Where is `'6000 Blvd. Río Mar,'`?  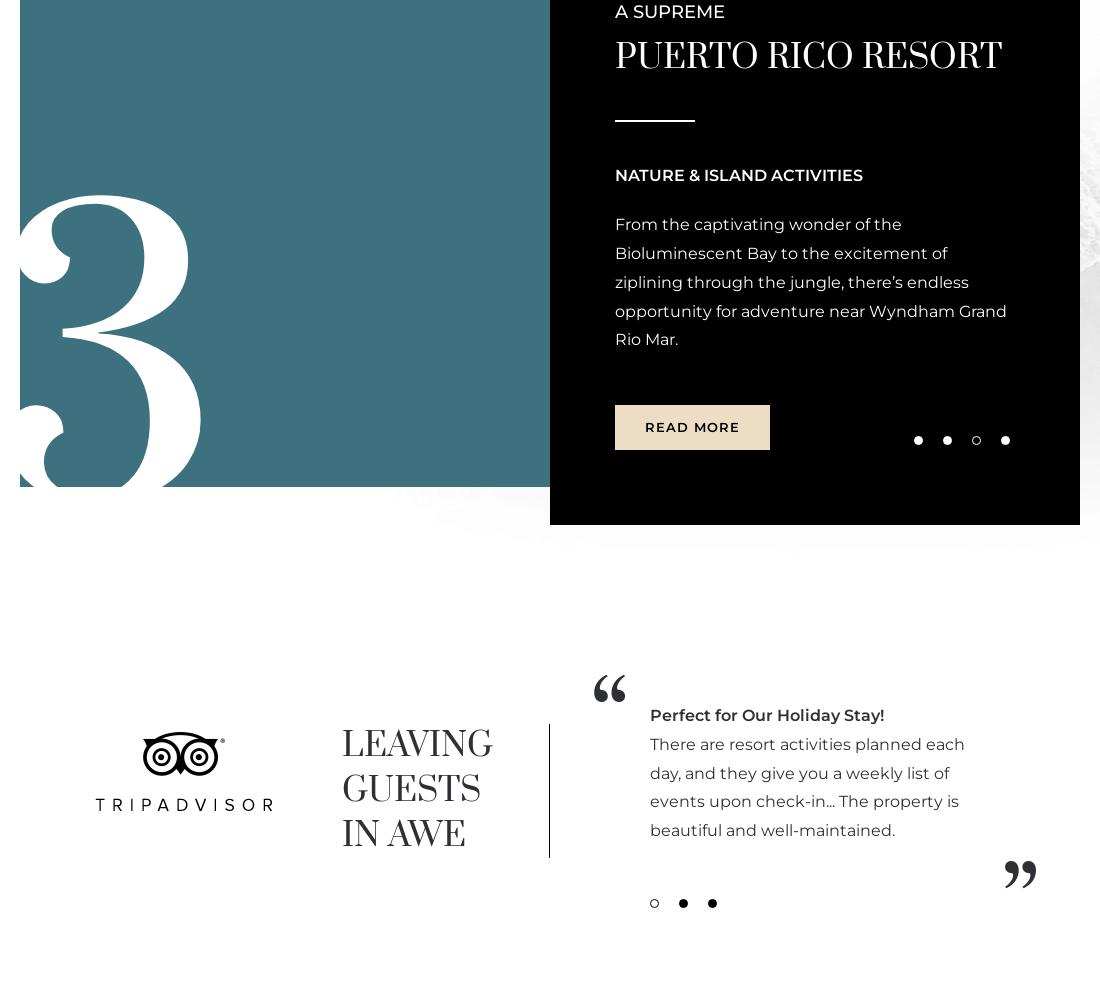 '6000 Blvd. Río Mar,' is located at coordinates (98, 187).